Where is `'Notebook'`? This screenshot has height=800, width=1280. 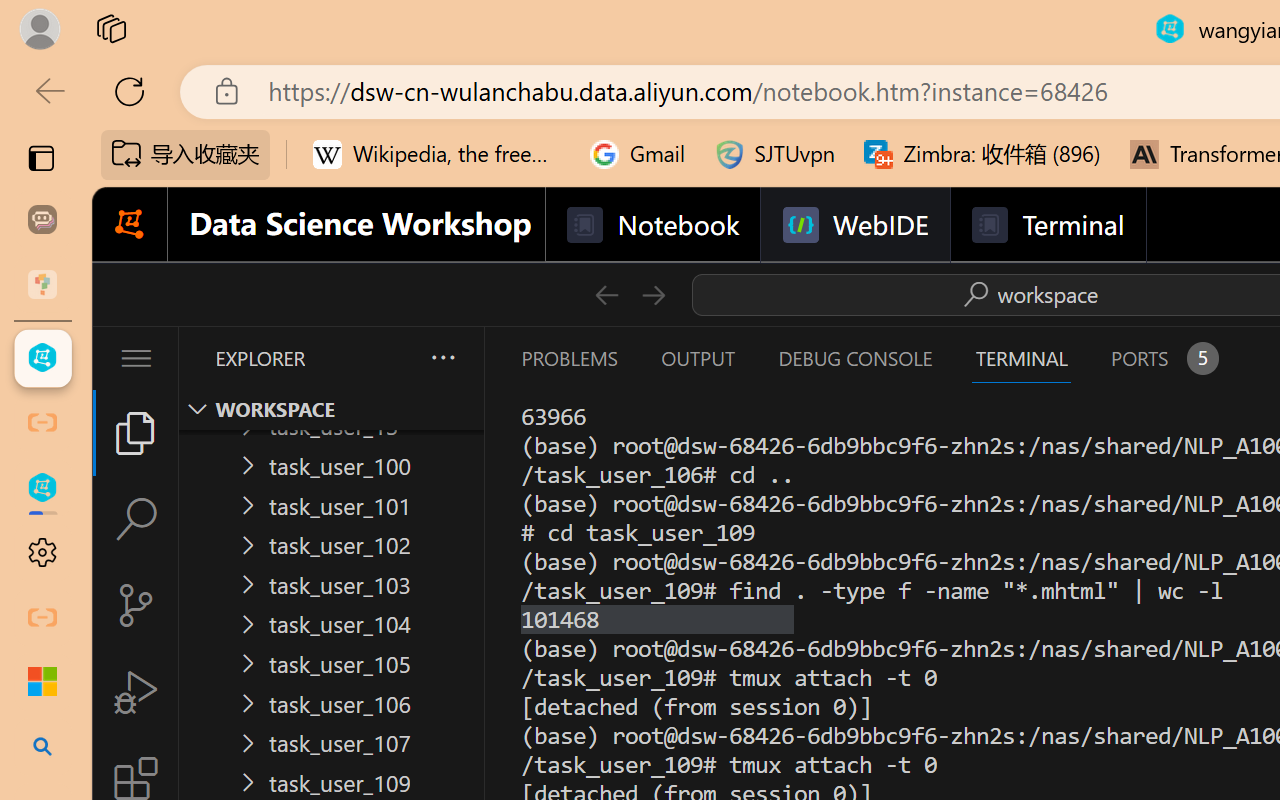 'Notebook' is located at coordinates (652, 225).